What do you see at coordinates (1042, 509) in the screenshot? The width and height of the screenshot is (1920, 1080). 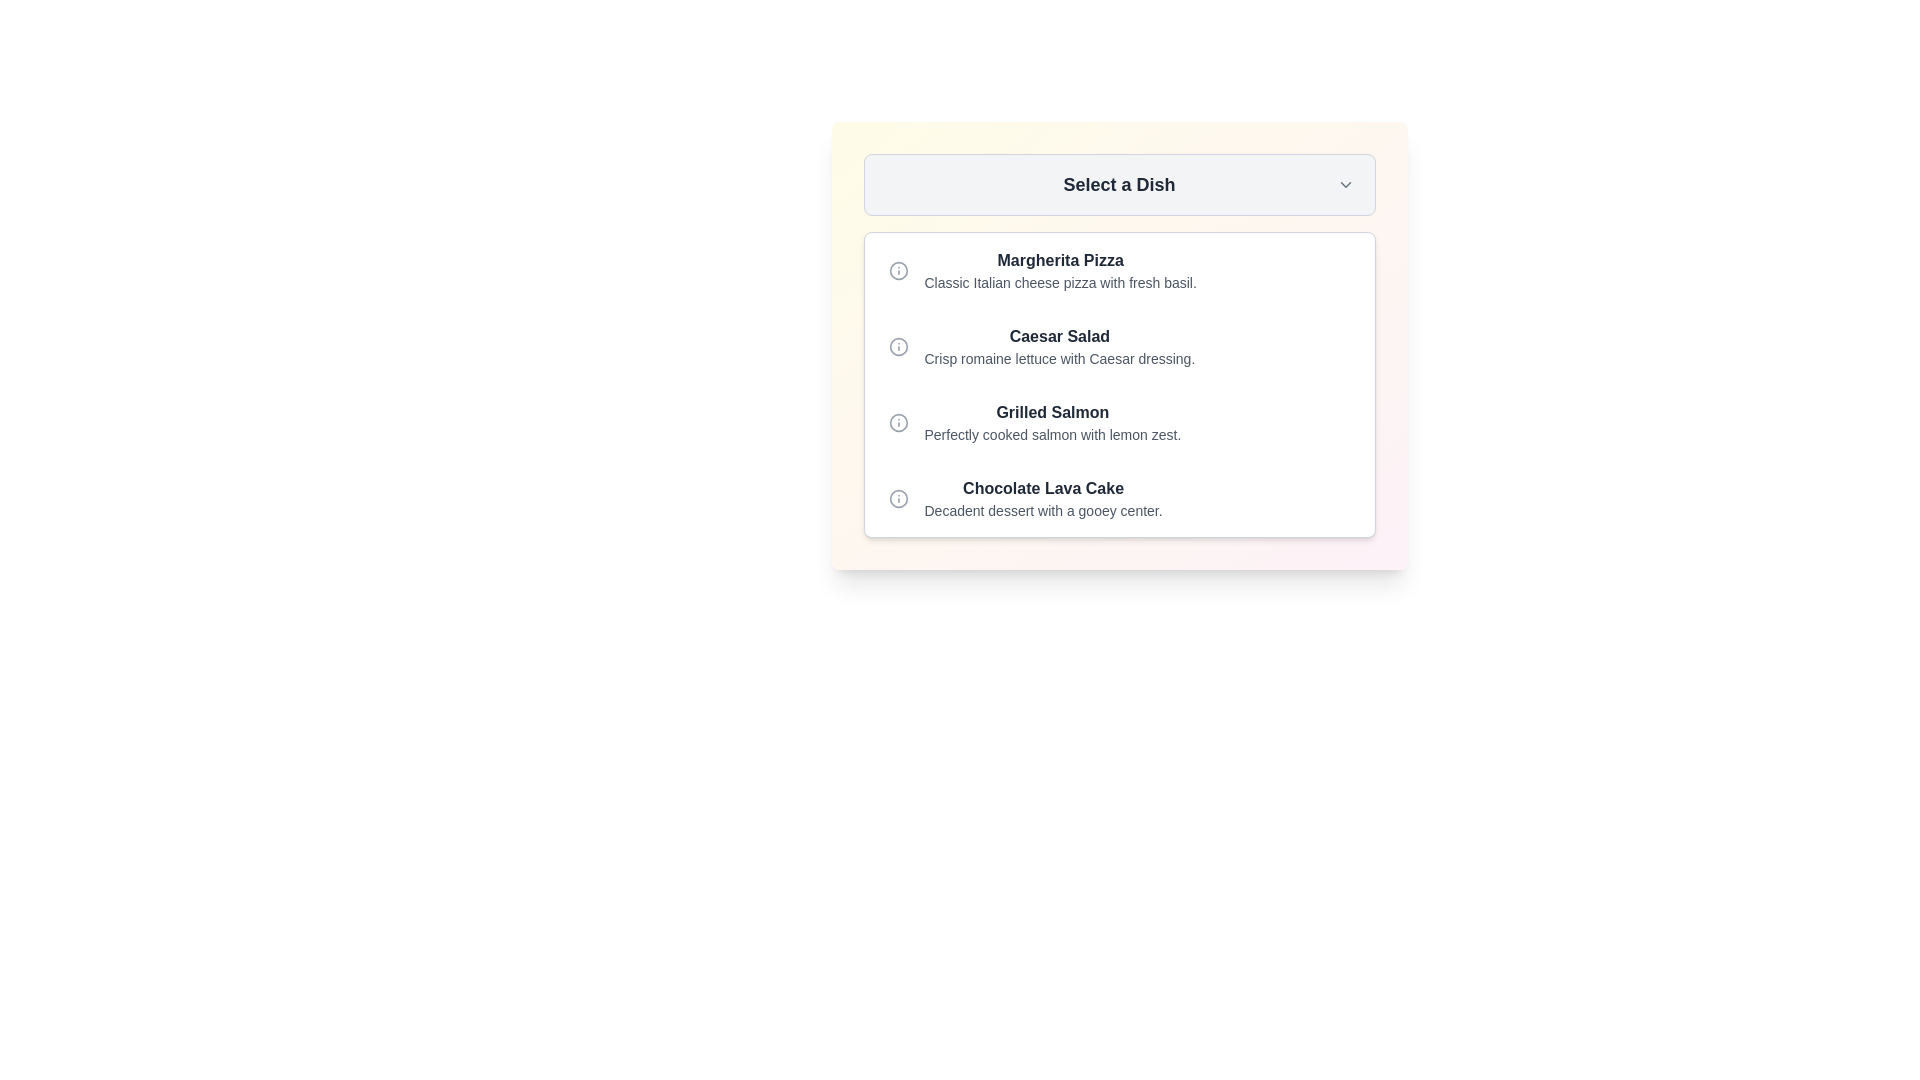 I see `description text for the 'Chocolate Lava Cake' dish, located below the title within the 'Select a Dish' section as the fourth item in the list` at bounding box center [1042, 509].